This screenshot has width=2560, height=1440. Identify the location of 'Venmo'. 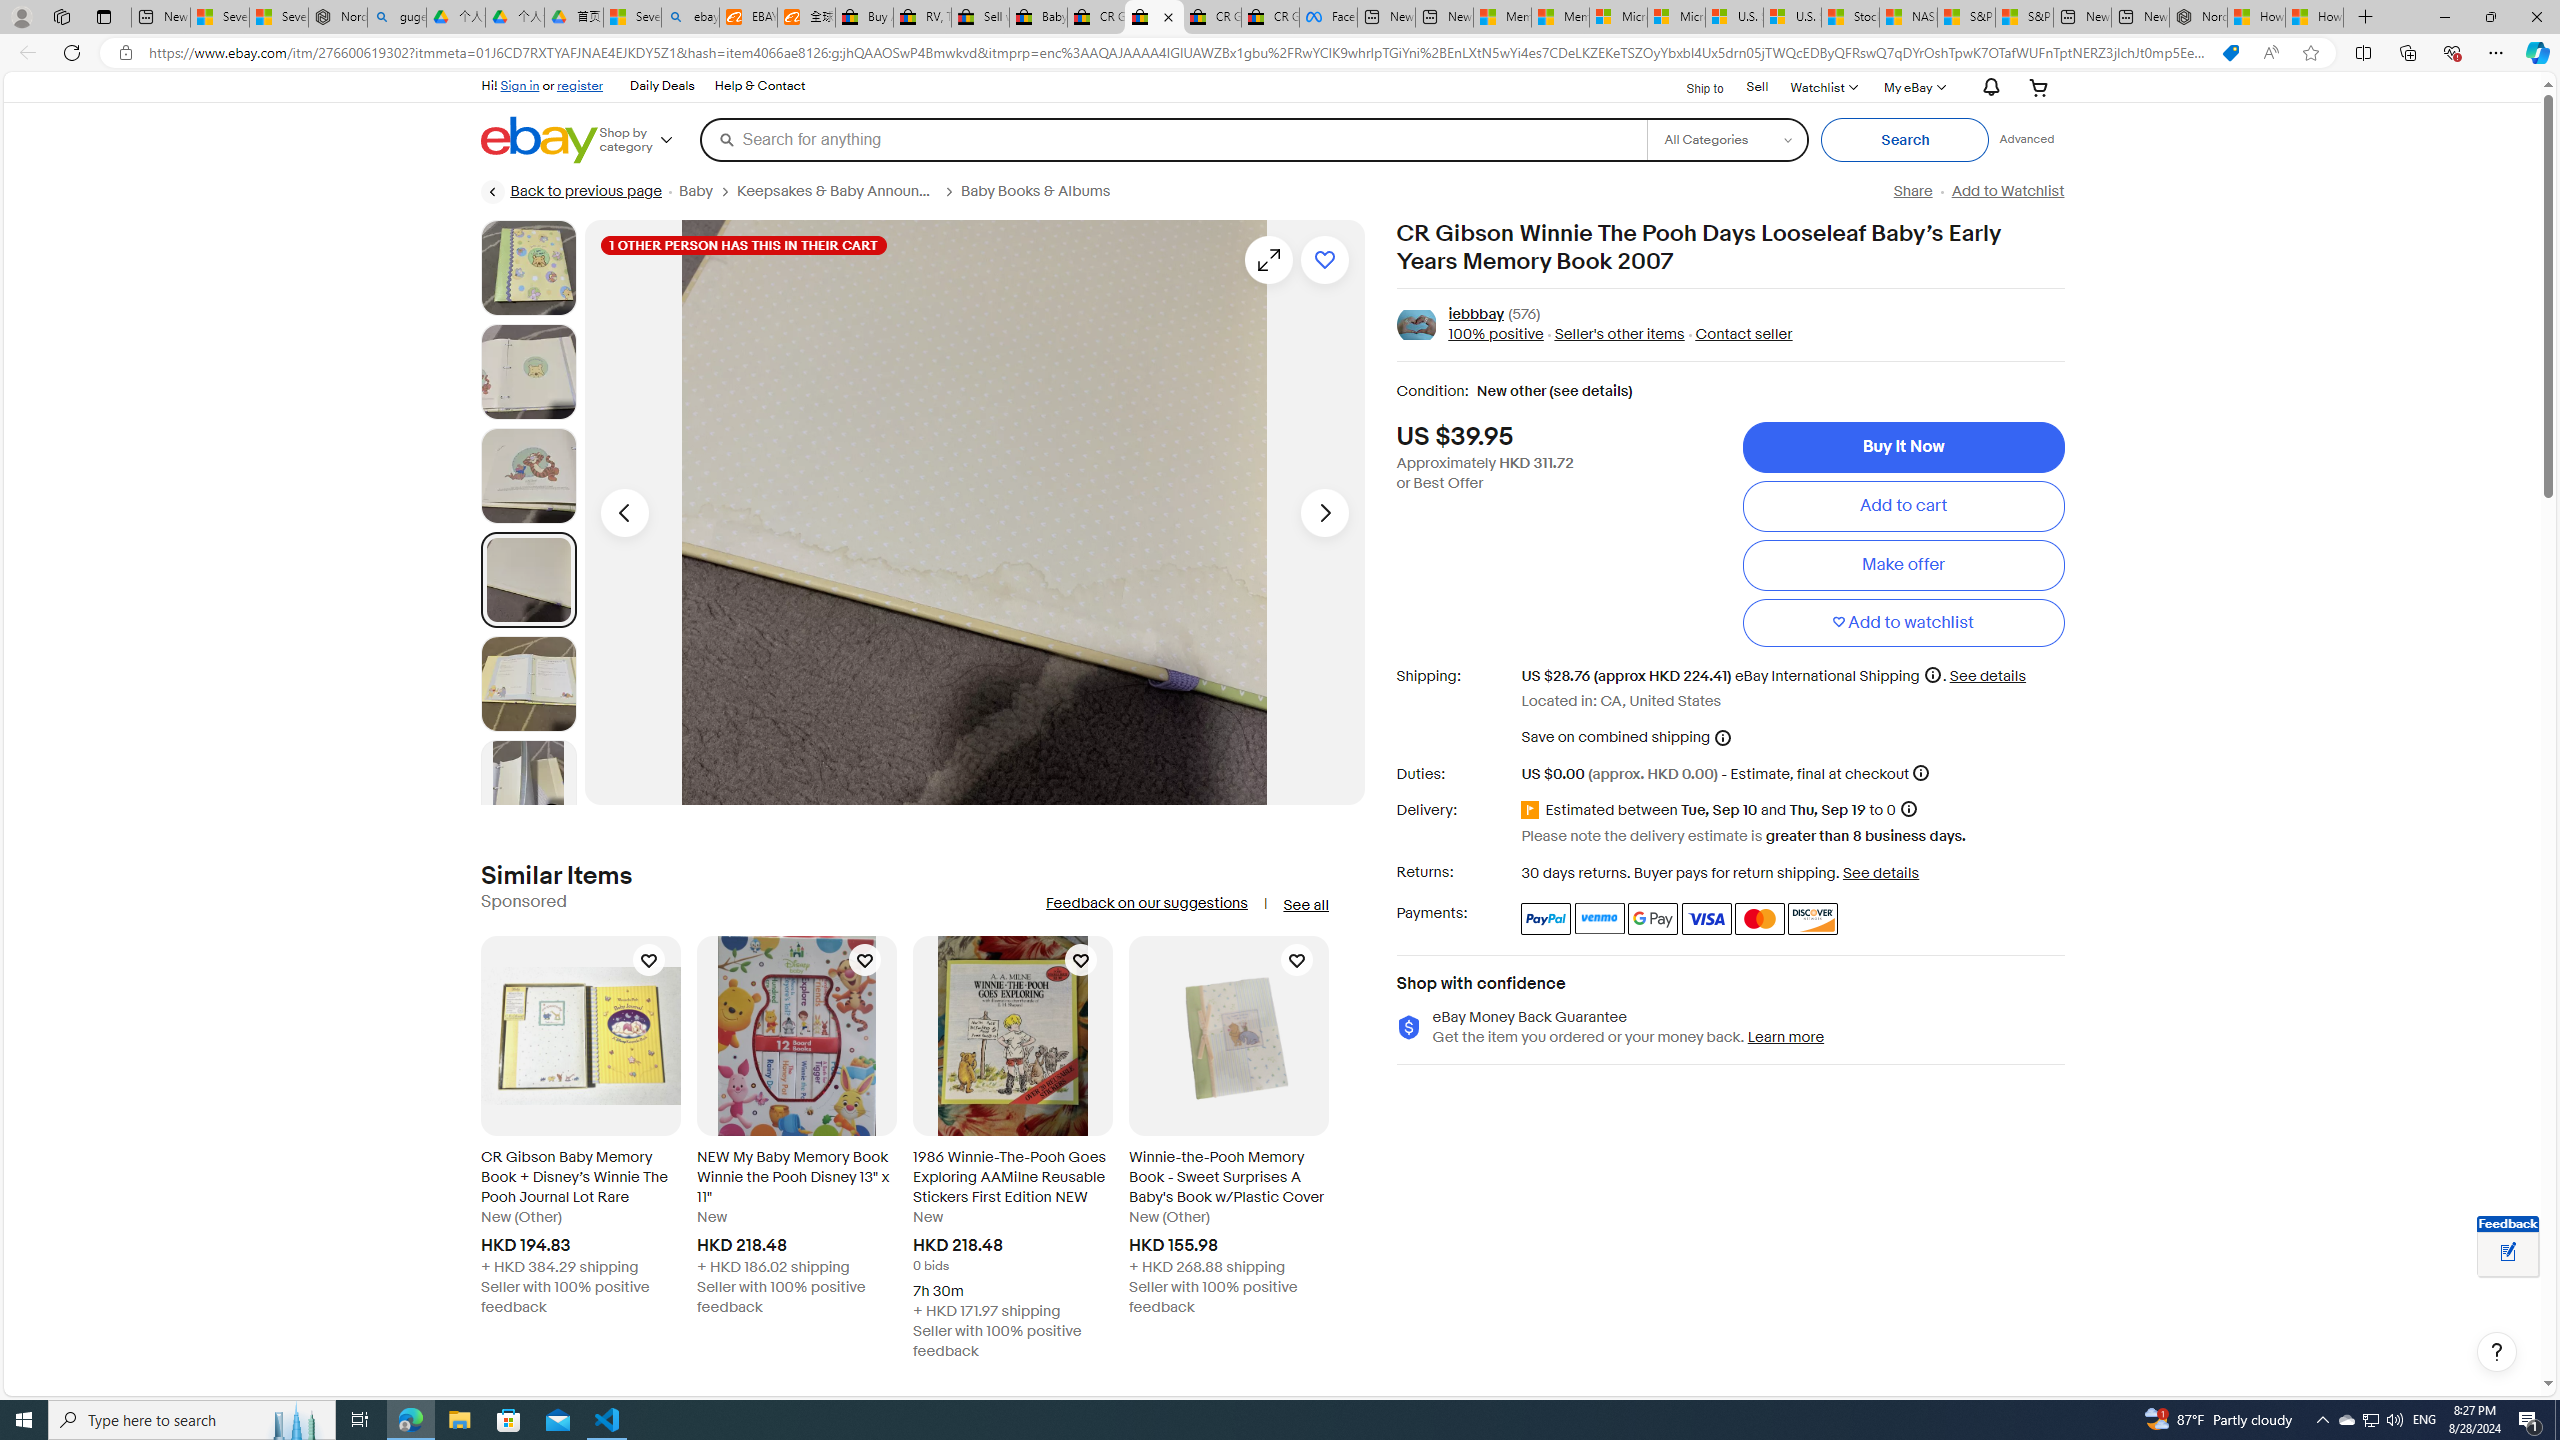
(1599, 916).